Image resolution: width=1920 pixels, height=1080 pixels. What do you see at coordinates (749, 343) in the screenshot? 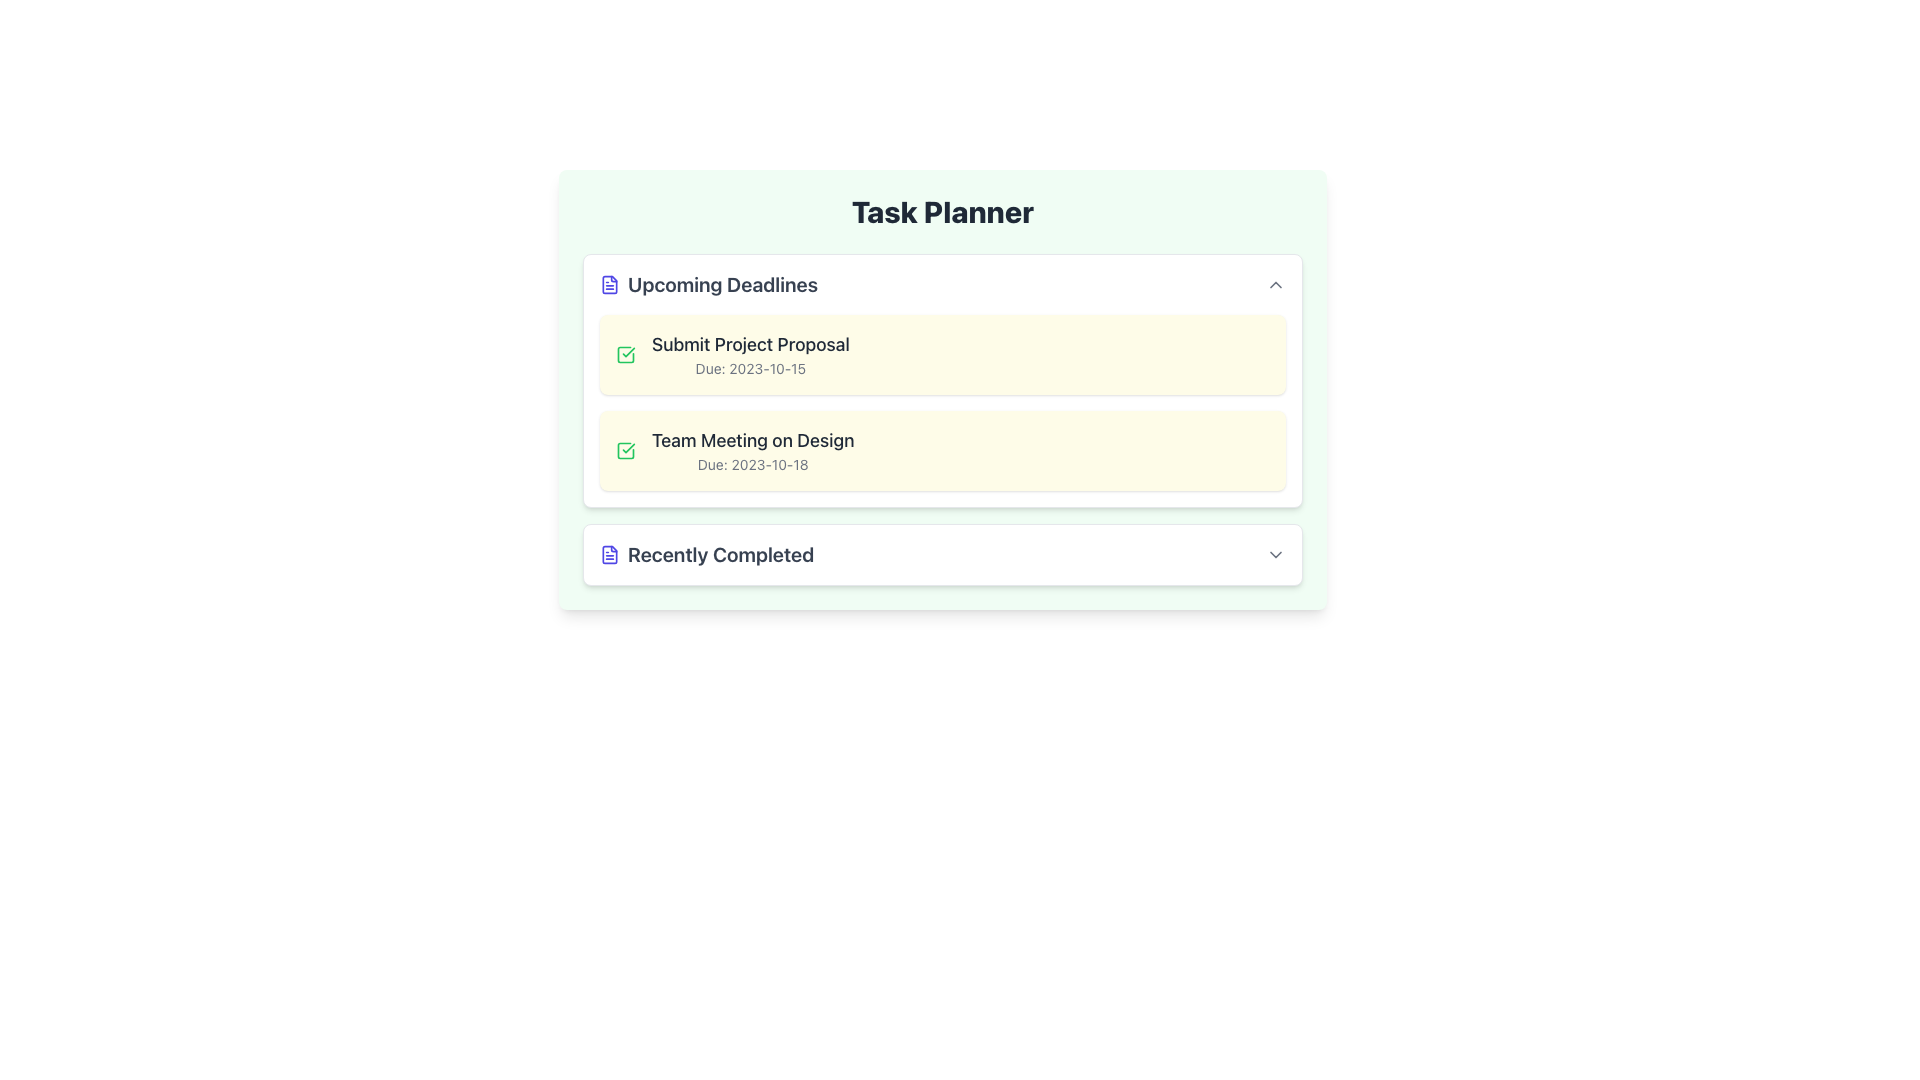
I see `the bold and large text label reading 'Submit Project Proposal' that is prominently styled in dark gray and located above the deadline text in the 'Upcoming Deadlines' section` at bounding box center [749, 343].